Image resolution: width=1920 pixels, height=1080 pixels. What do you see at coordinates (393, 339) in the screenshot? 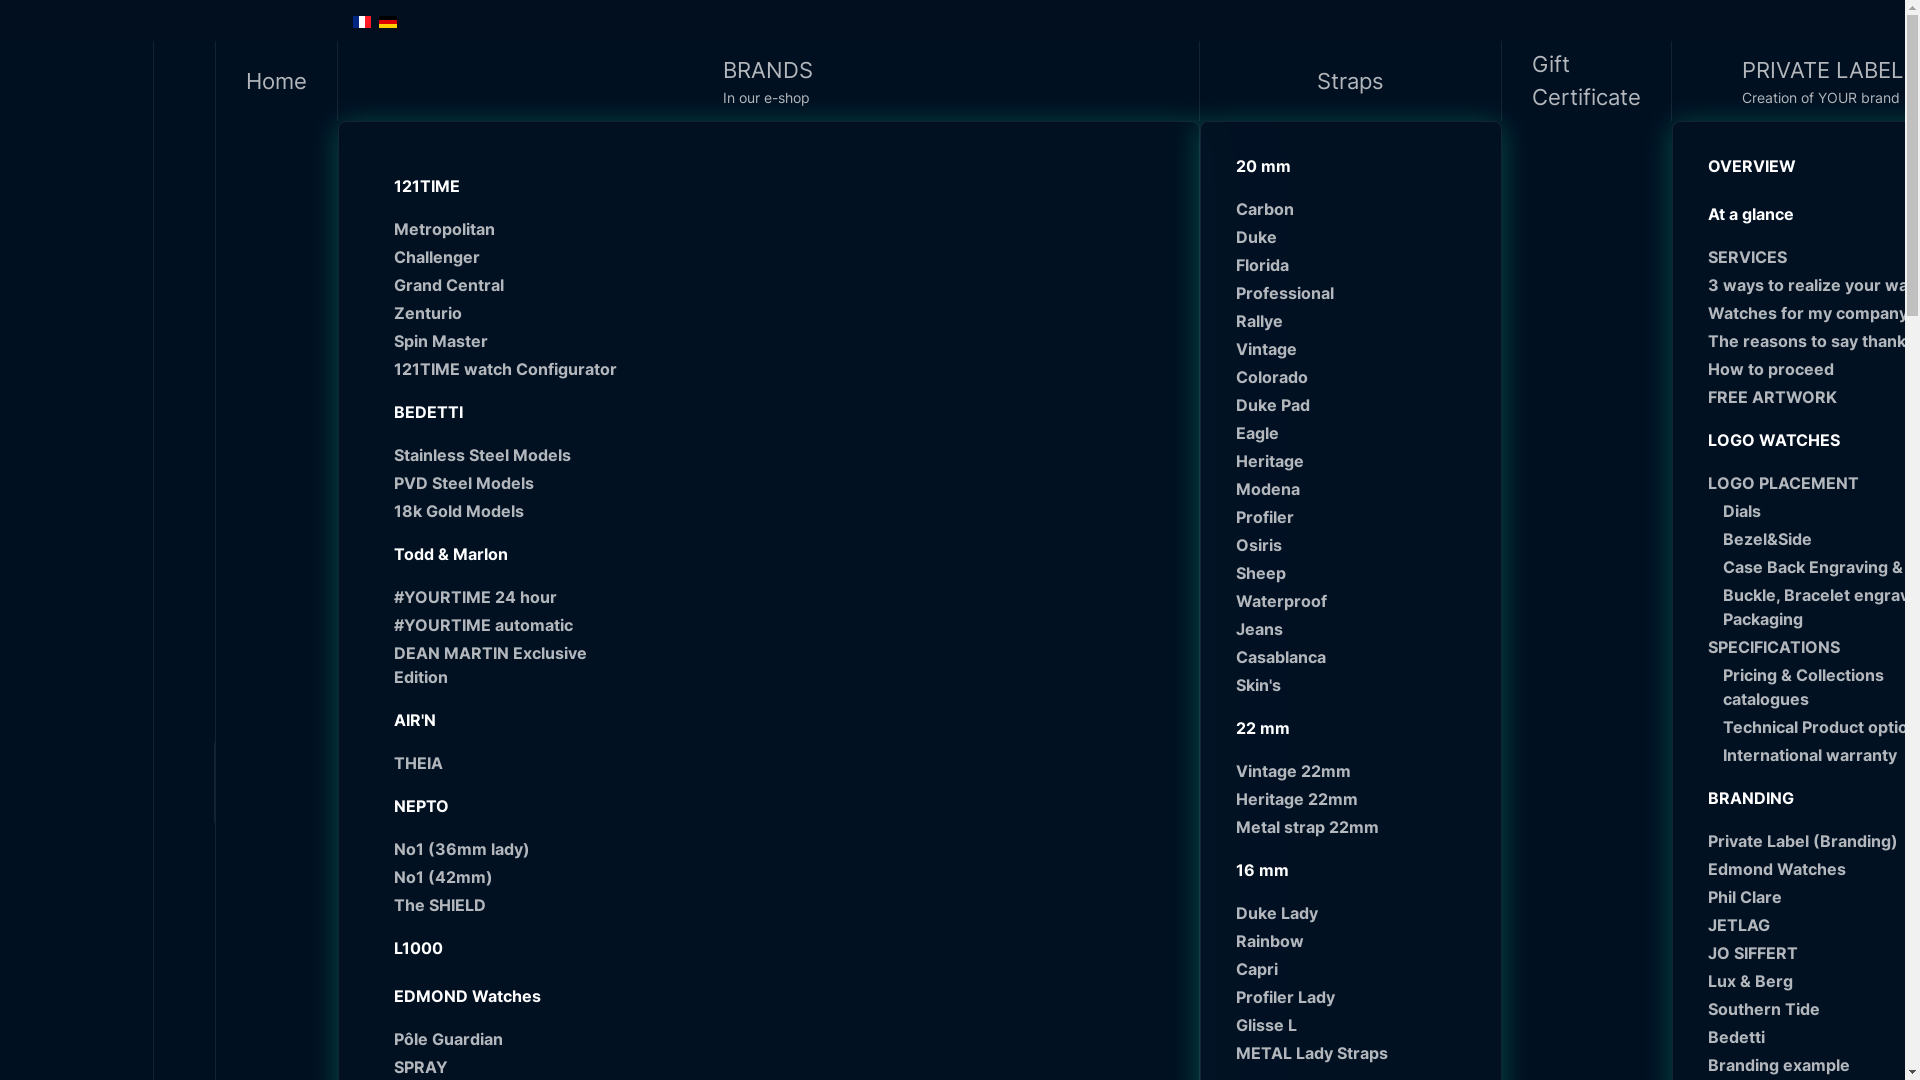
I see `'Spin Master'` at bounding box center [393, 339].